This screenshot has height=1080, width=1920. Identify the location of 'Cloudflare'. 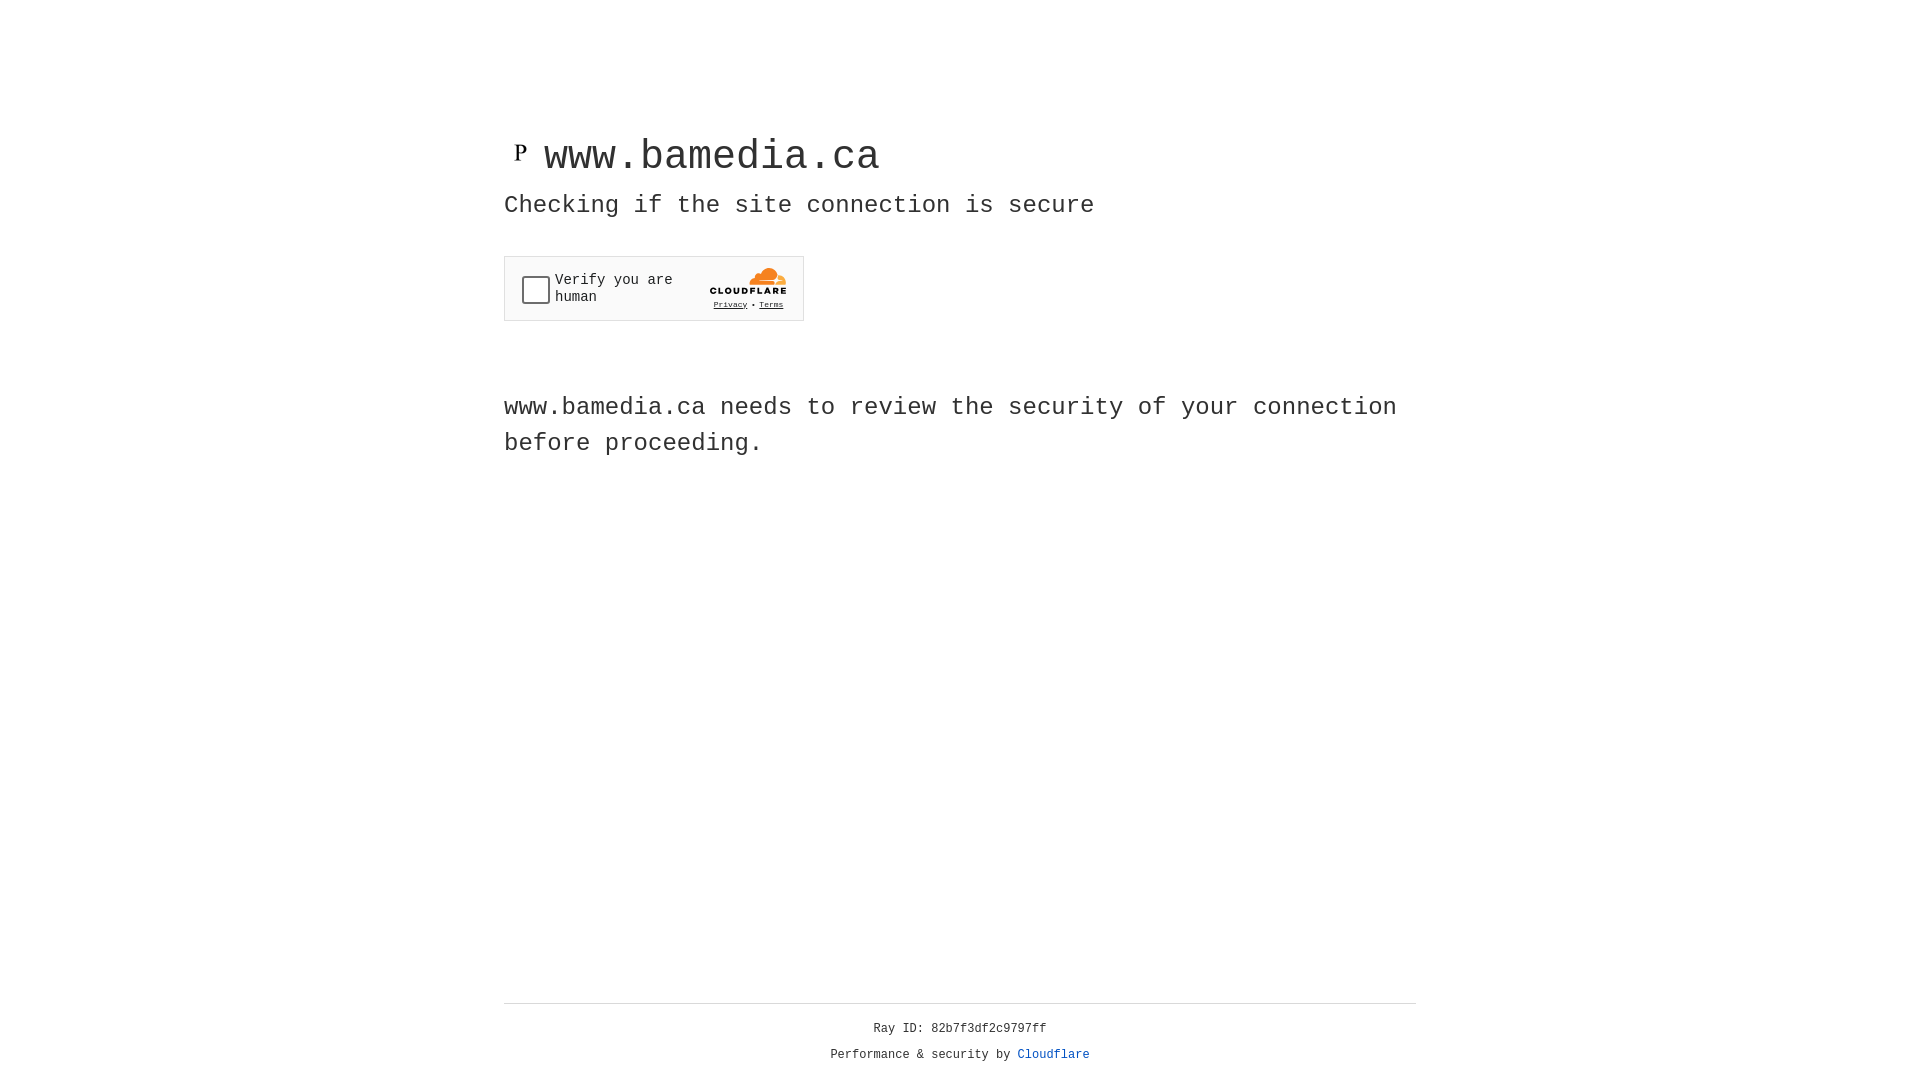
(1053, 1054).